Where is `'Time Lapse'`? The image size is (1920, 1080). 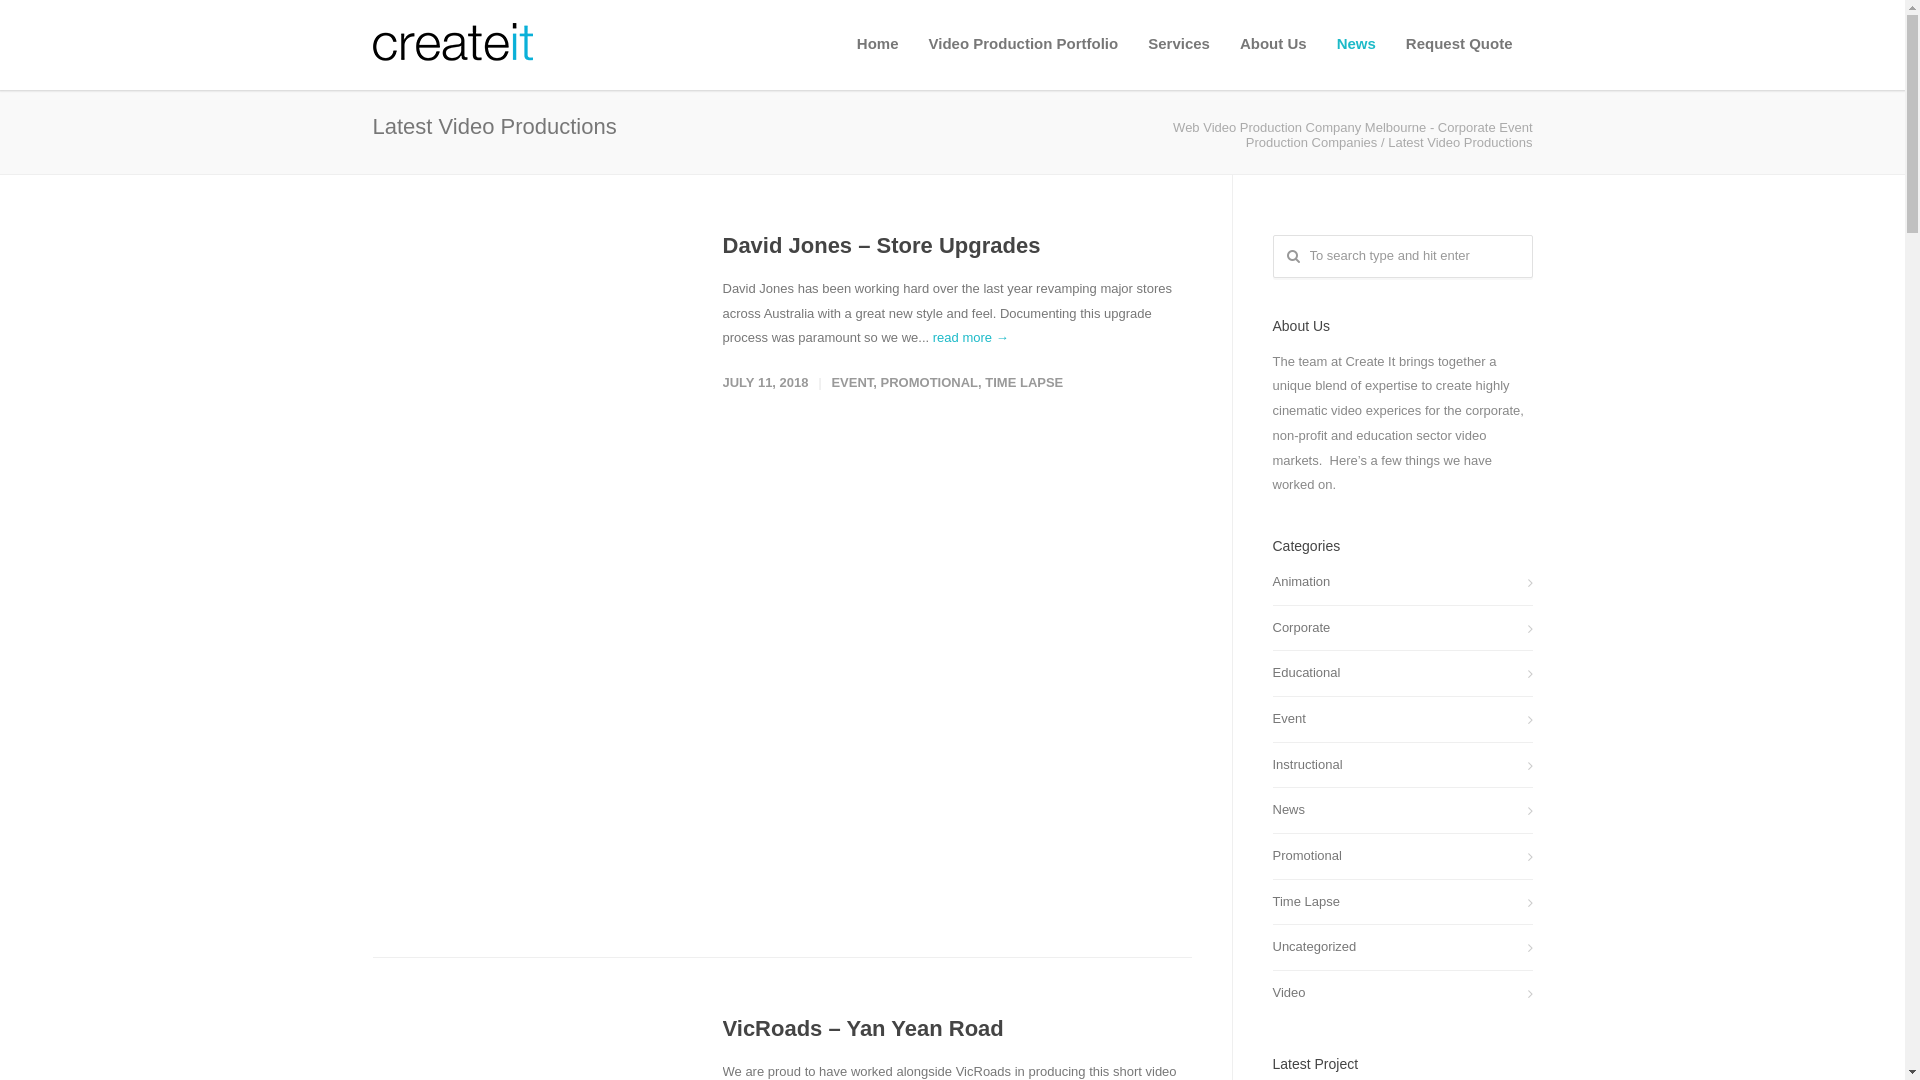 'Time Lapse' is located at coordinates (1400, 902).